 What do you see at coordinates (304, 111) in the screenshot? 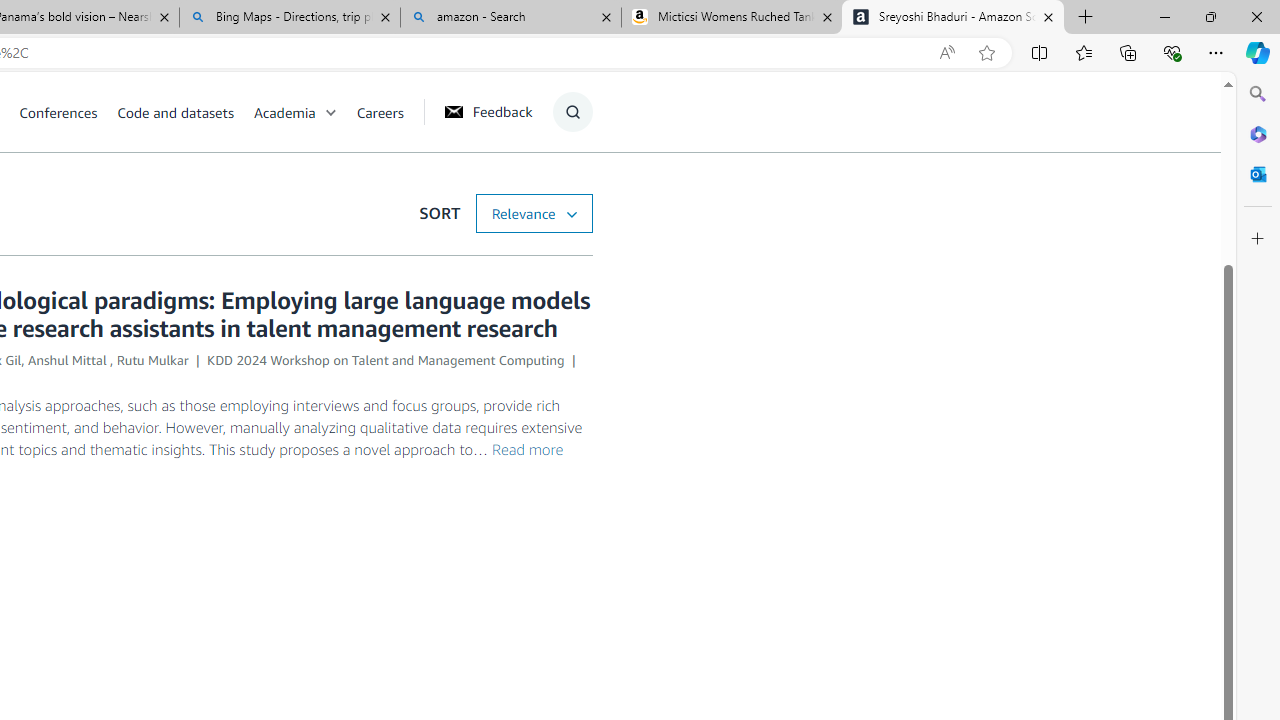
I see `'Academia'` at bounding box center [304, 111].